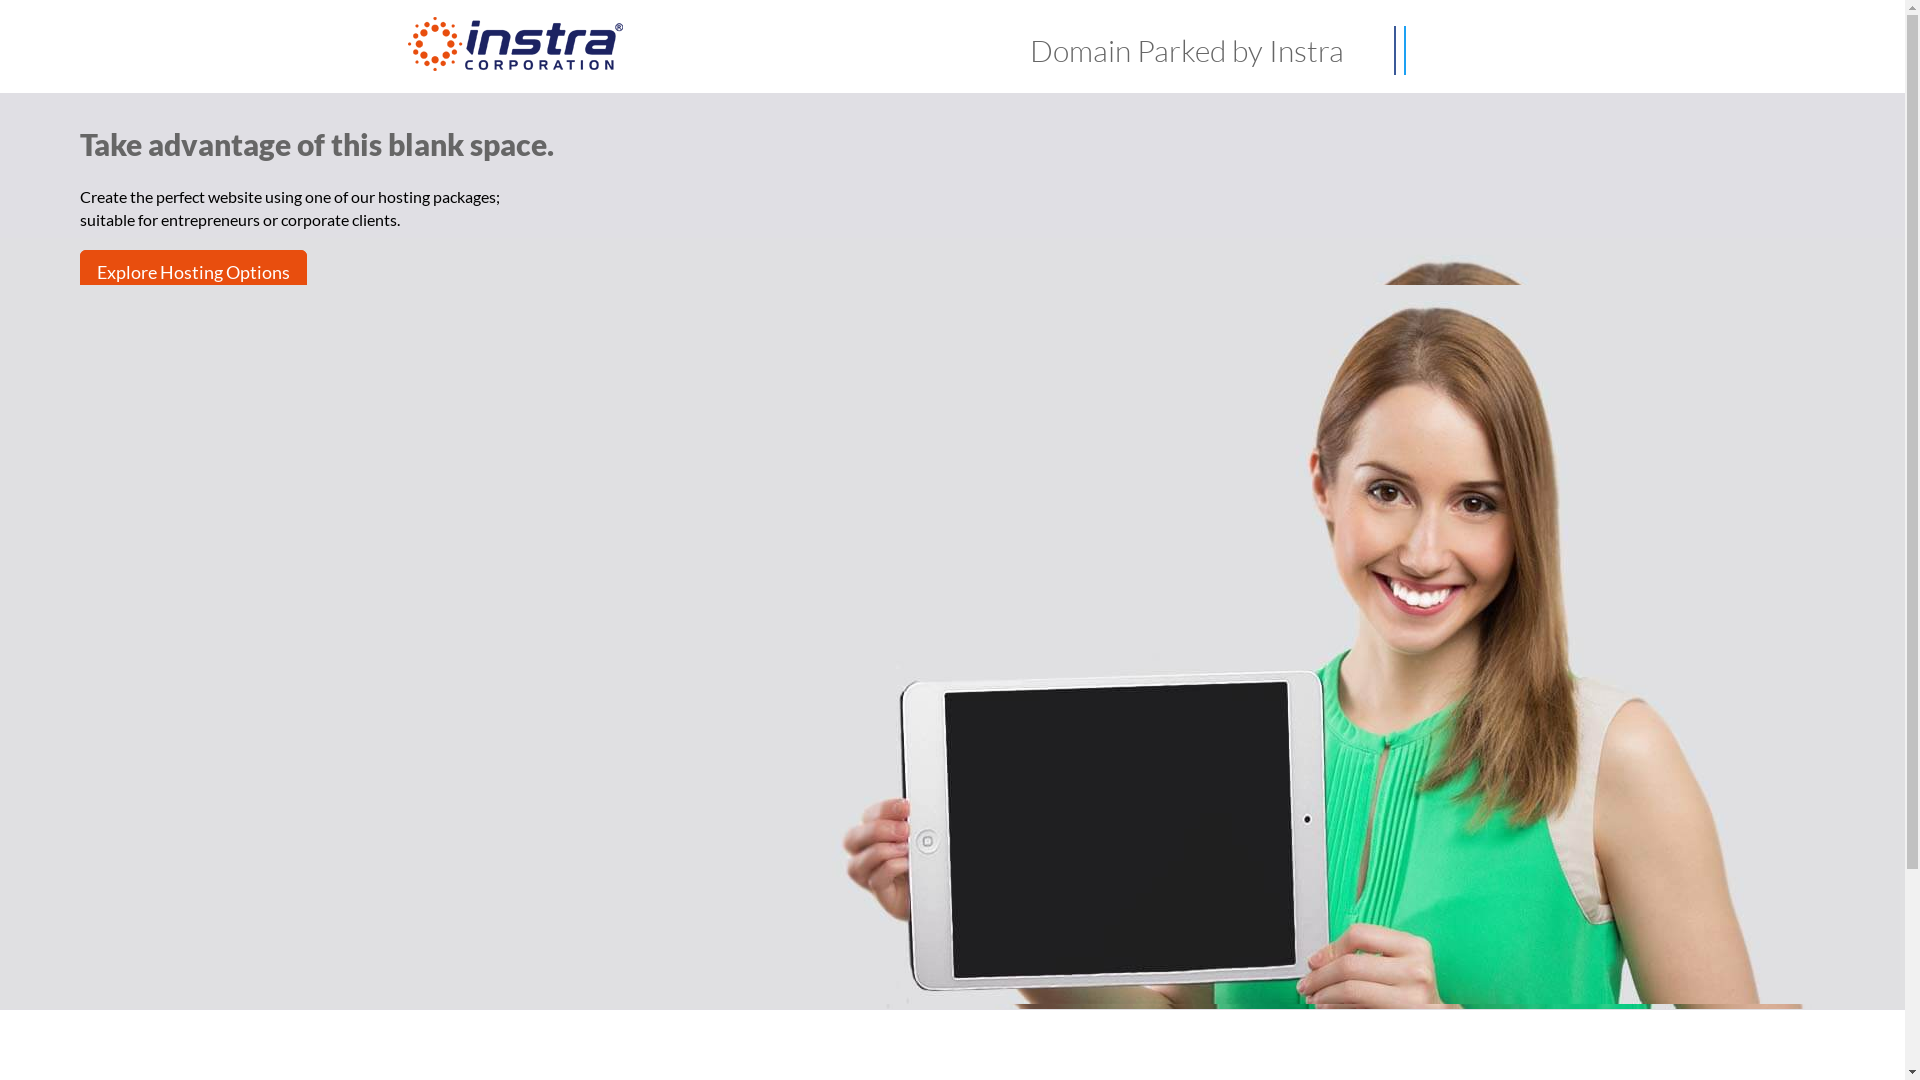 Image resolution: width=1920 pixels, height=1080 pixels. Describe the element at coordinates (193, 272) in the screenshot. I see `'Explore Hosting Options'` at that location.